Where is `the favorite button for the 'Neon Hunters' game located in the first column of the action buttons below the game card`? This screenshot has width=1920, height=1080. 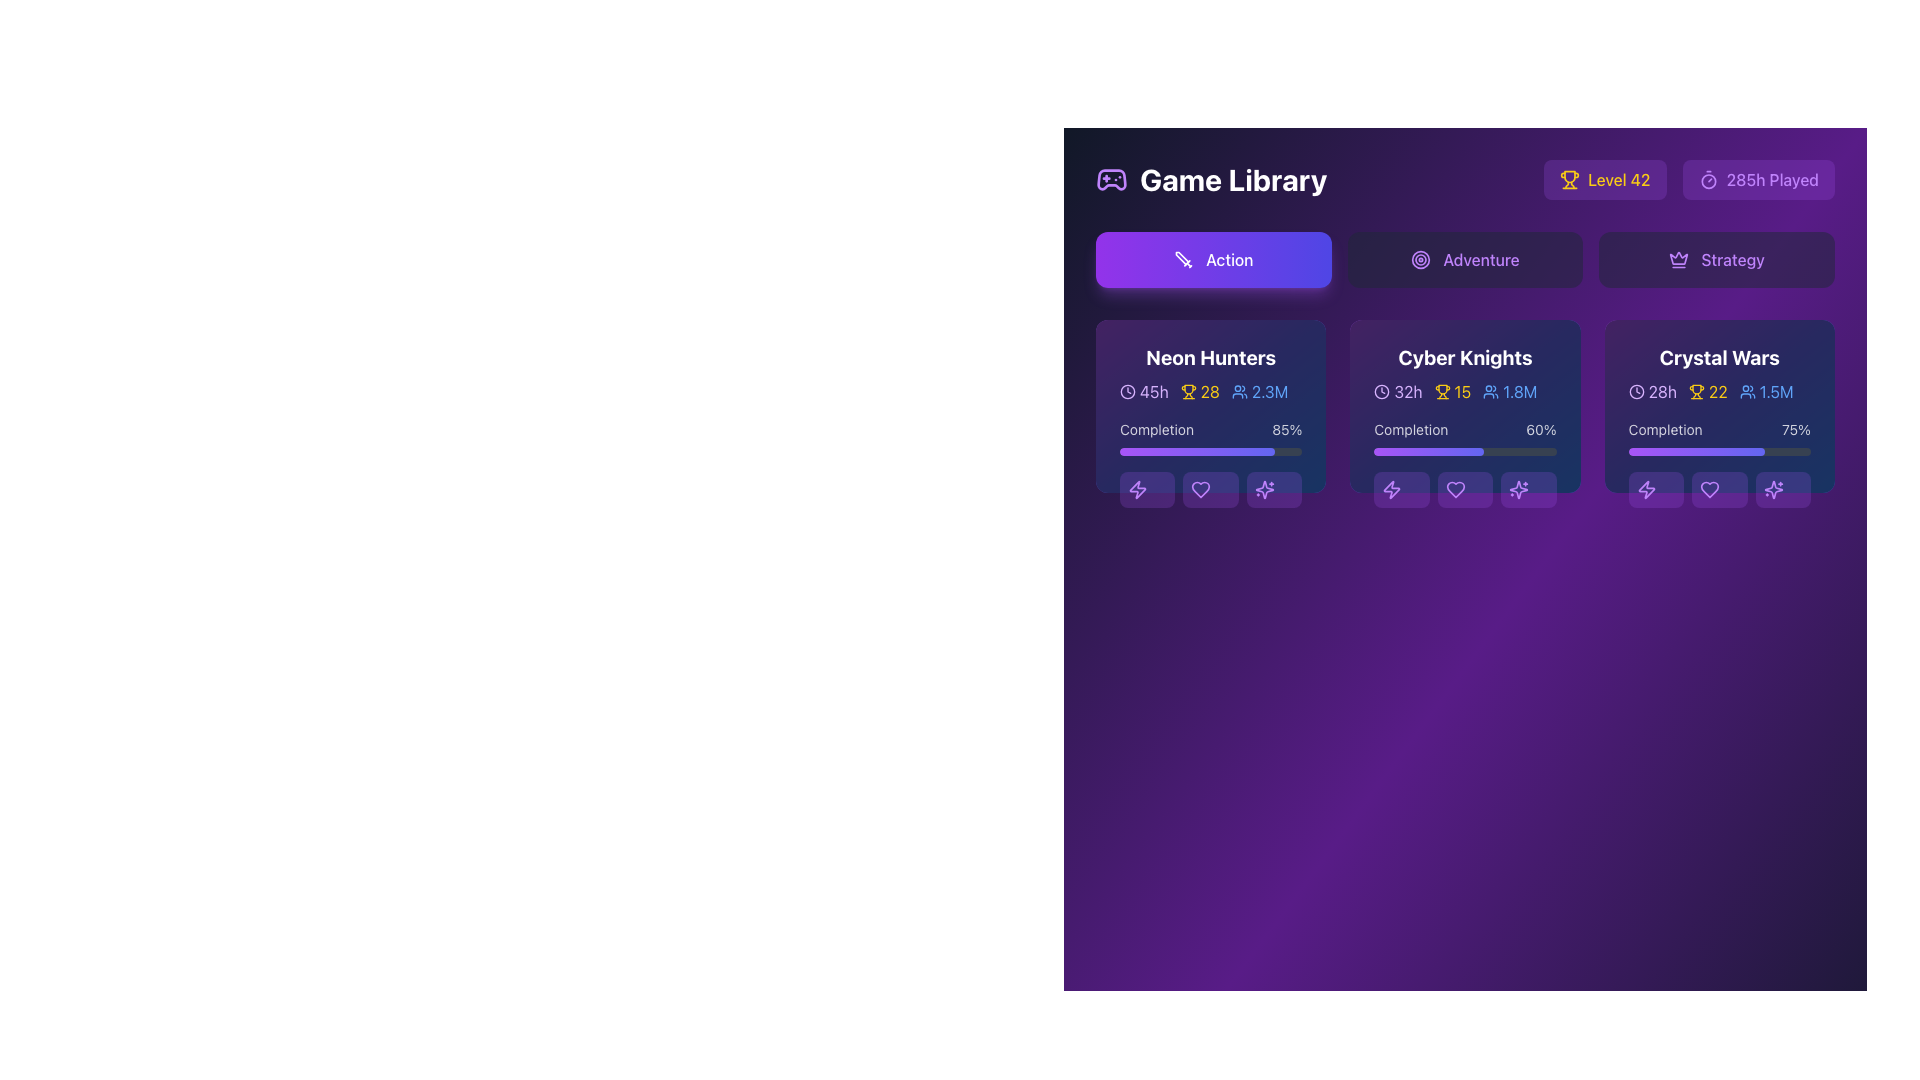
the favorite button for the 'Neon Hunters' game located in the first column of the action buttons below the game card is located at coordinates (1209, 489).